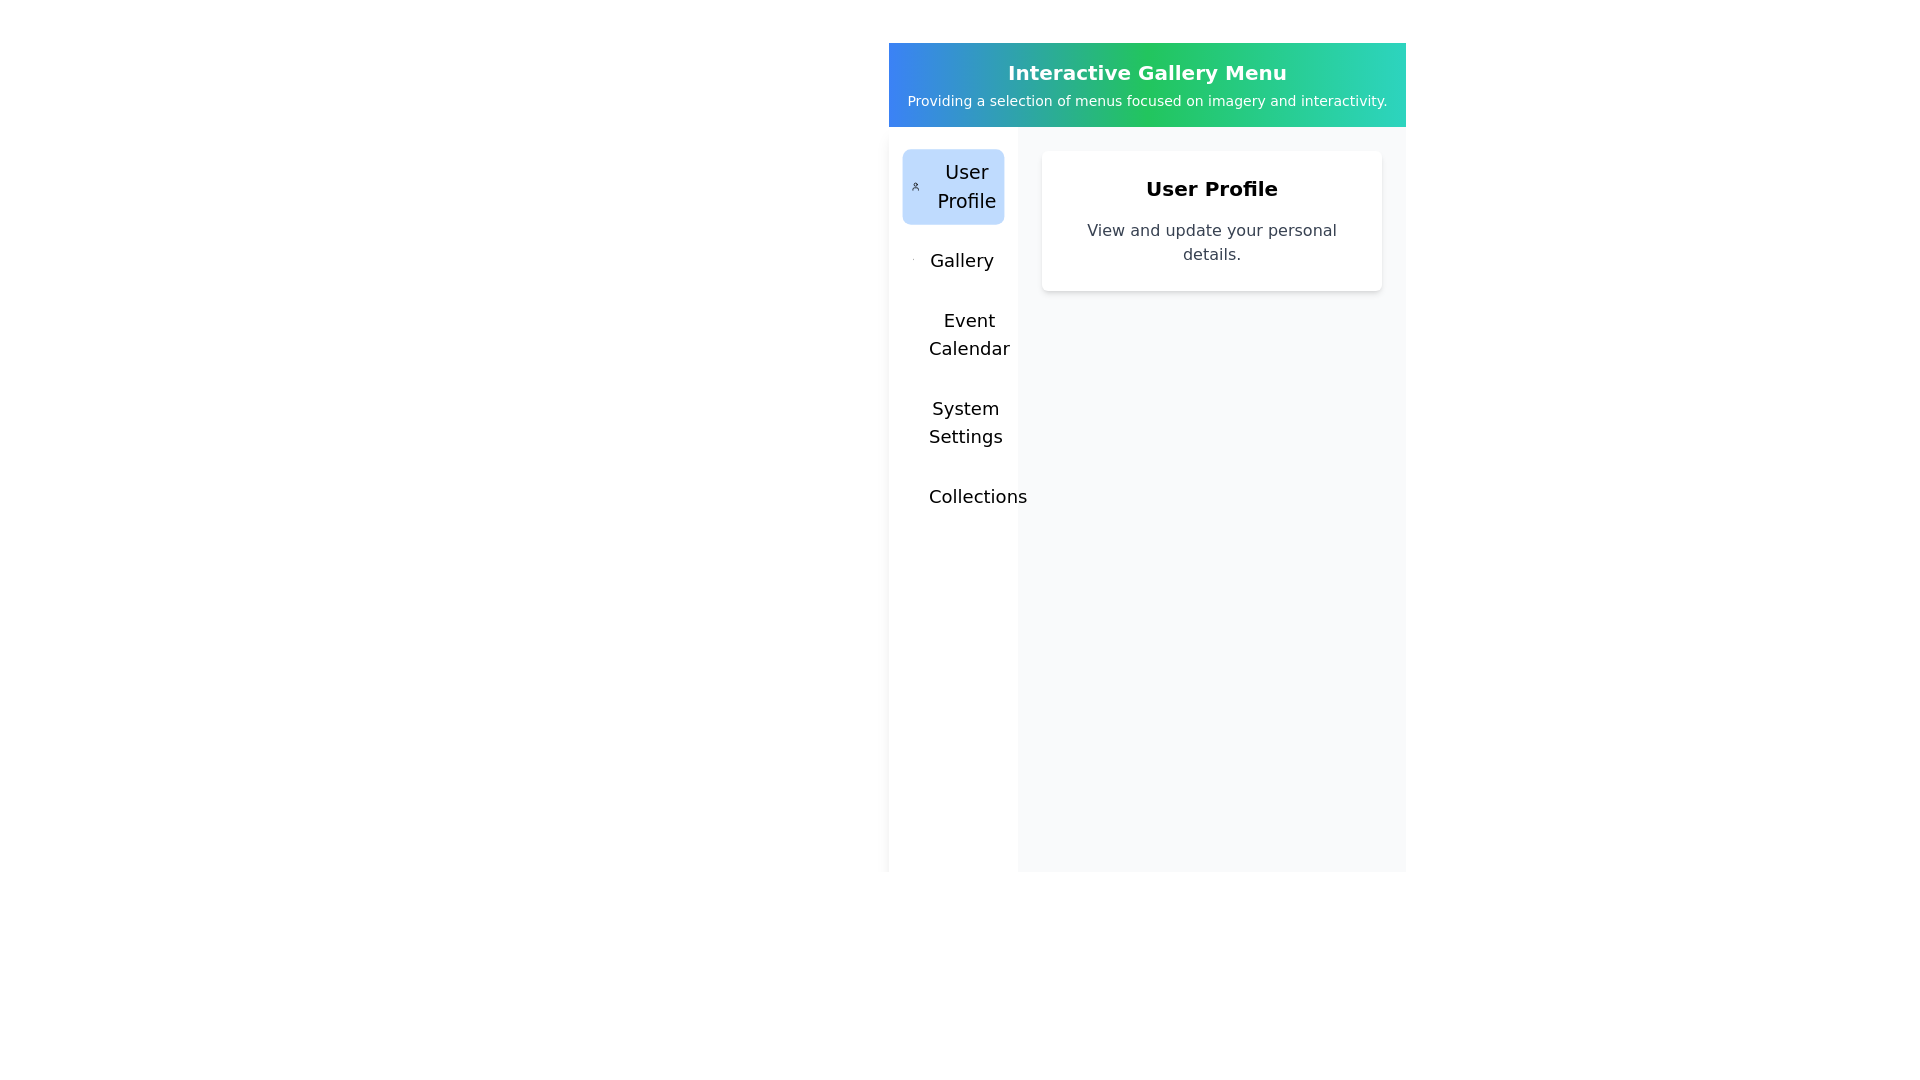 This screenshot has width=1920, height=1080. What do you see at coordinates (952, 260) in the screenshot?
I see `the menu item Gallery to observe its hover effect` at bounding box center [952, 260].